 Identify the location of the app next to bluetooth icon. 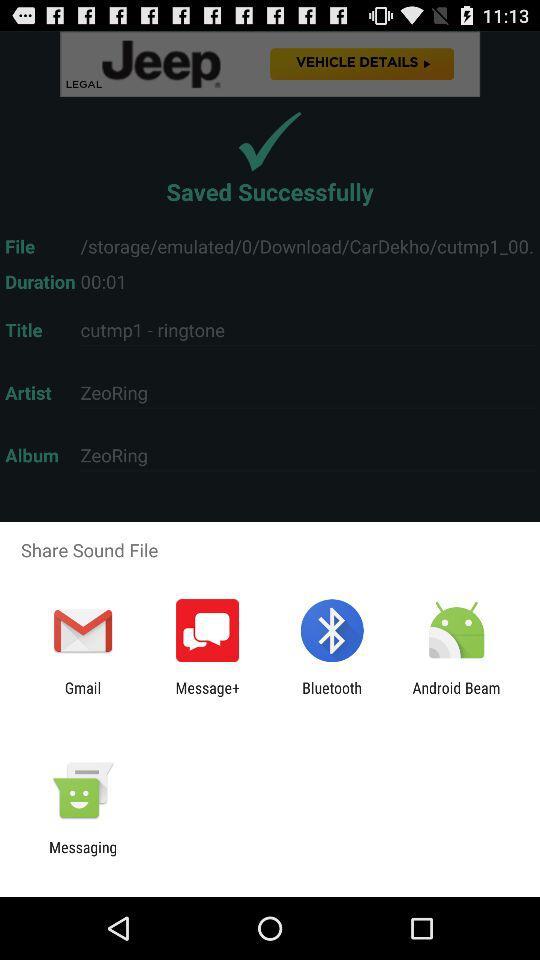
(206, 696).